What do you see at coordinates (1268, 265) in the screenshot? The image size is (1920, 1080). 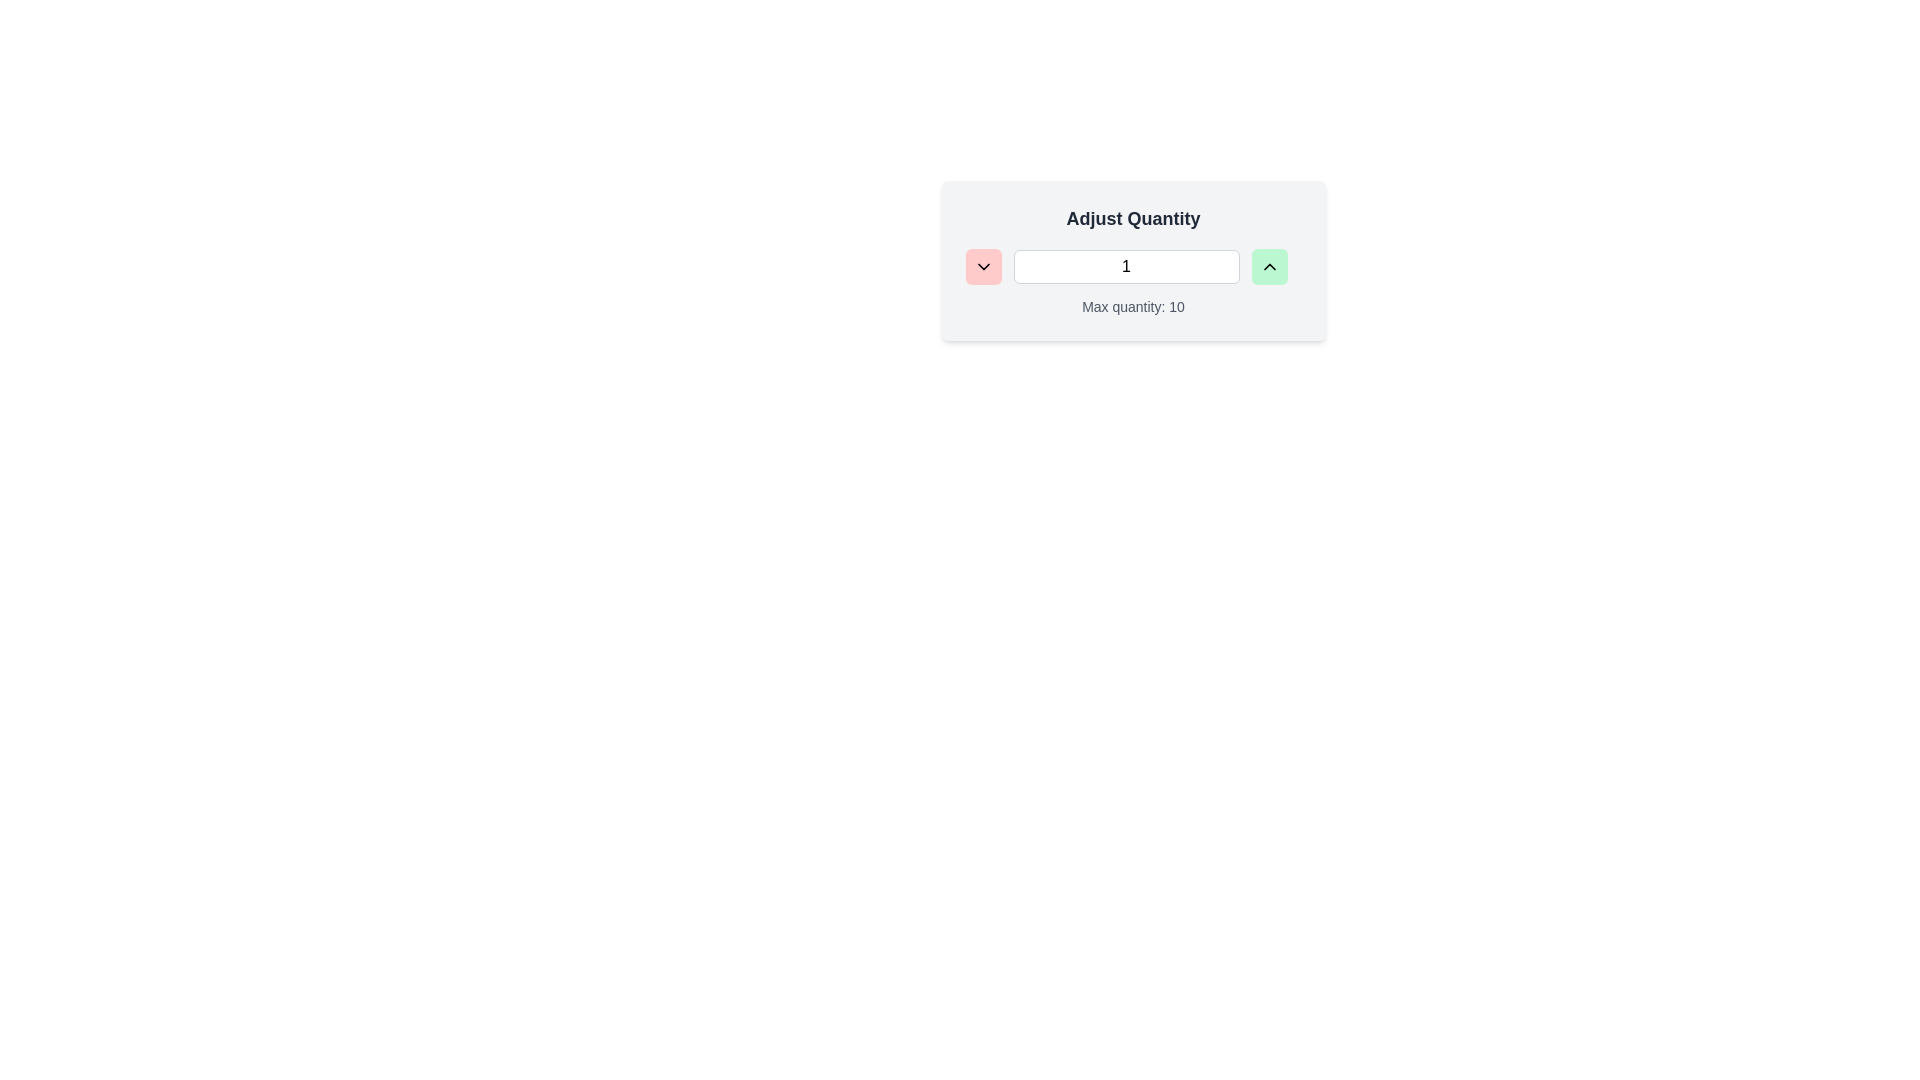 I see `the light green button with rounded corners and a black upward-pointing chevron icon to increment the value` at bounding box center [1268, 265].